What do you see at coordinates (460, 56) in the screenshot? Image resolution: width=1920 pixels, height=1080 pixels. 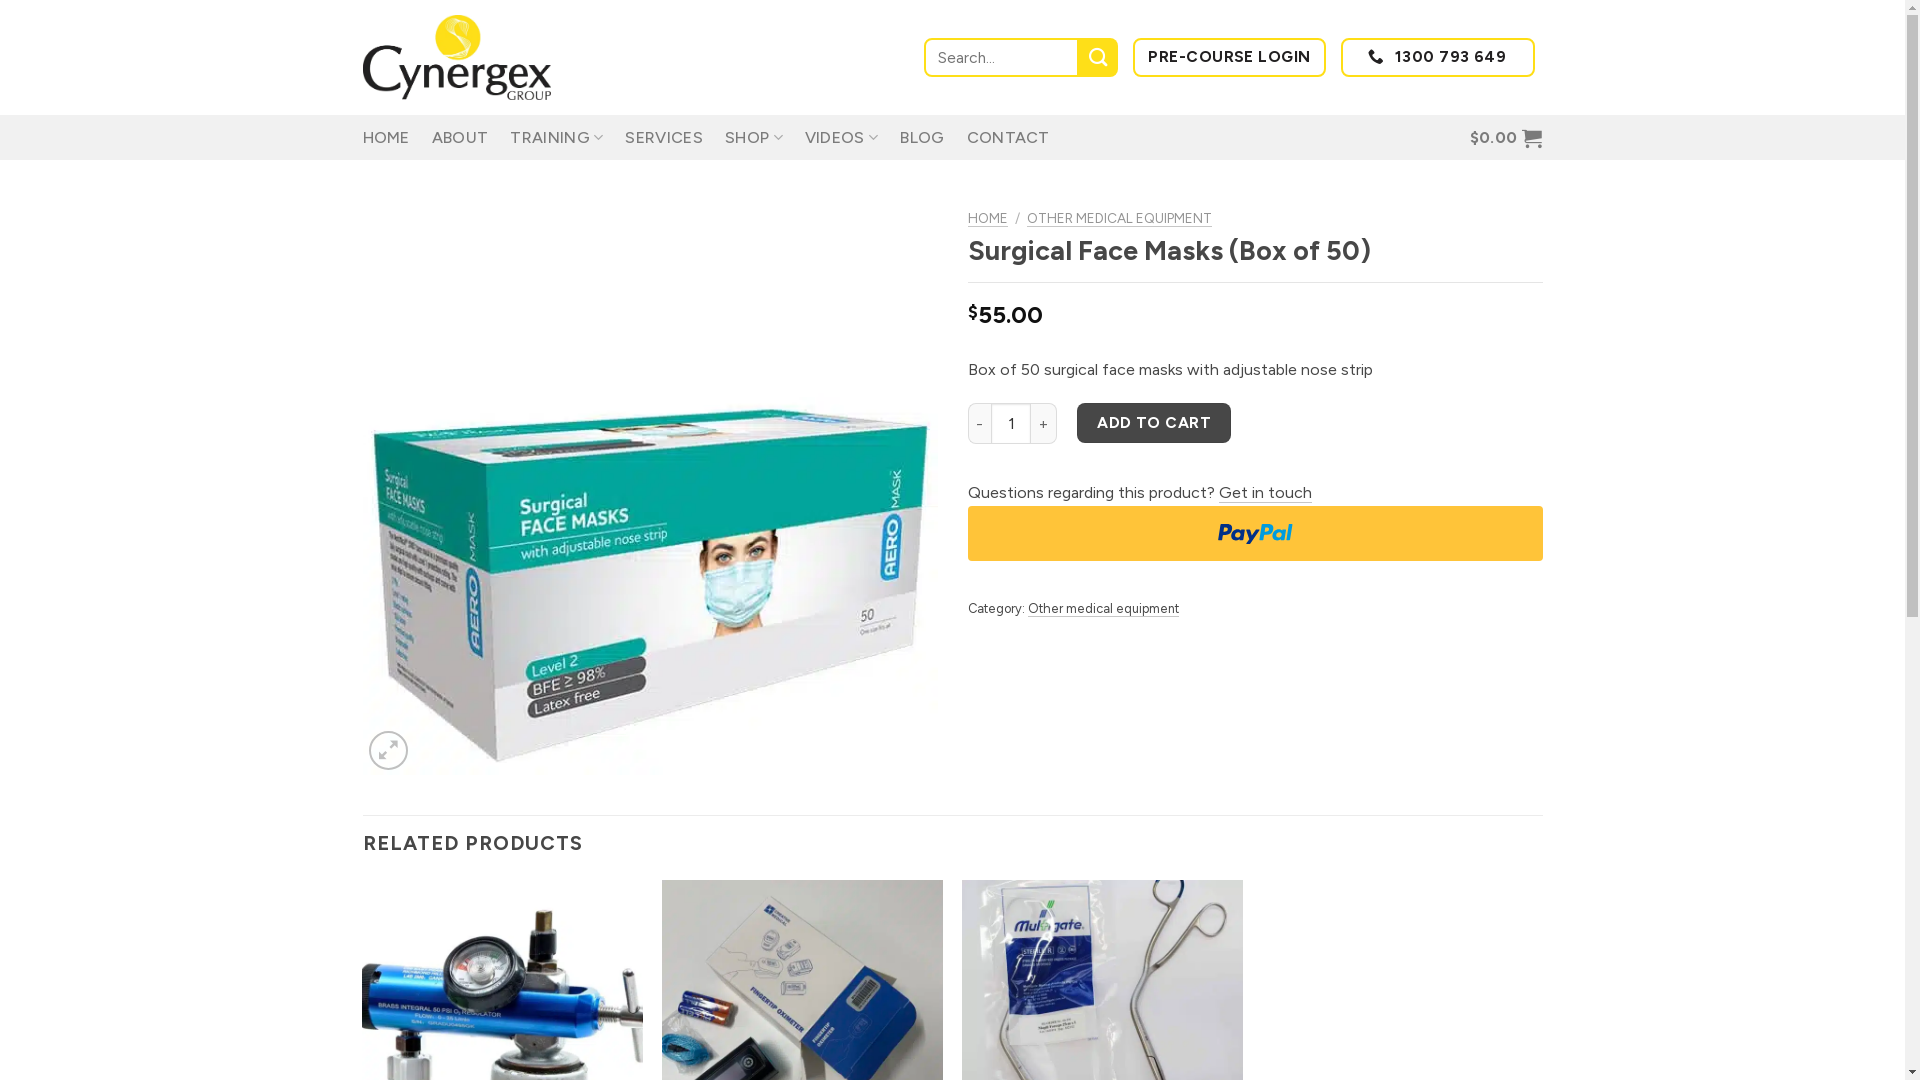 I see `'Cynergex Group - My WordPress Blog'` at bounding box center [460, 56].